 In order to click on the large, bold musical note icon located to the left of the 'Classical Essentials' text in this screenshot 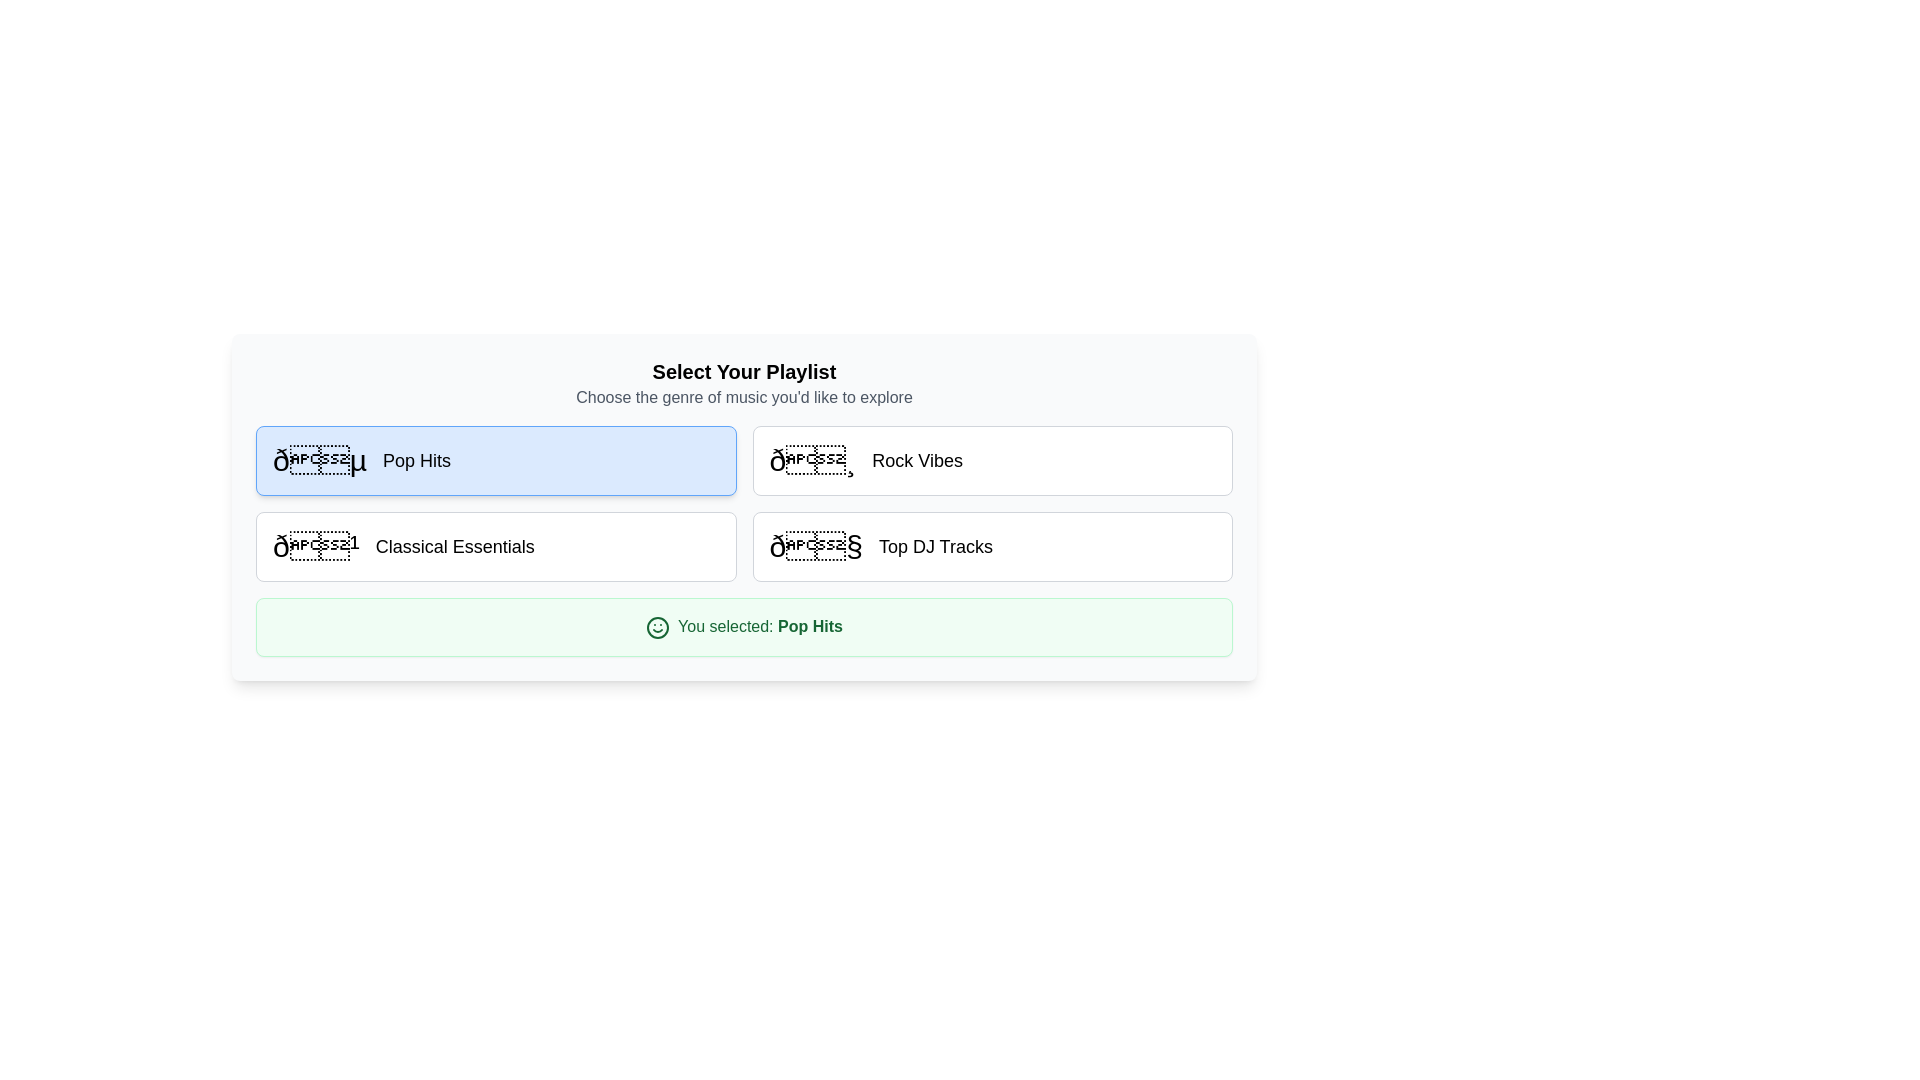, I will do `click(315, 547)`.